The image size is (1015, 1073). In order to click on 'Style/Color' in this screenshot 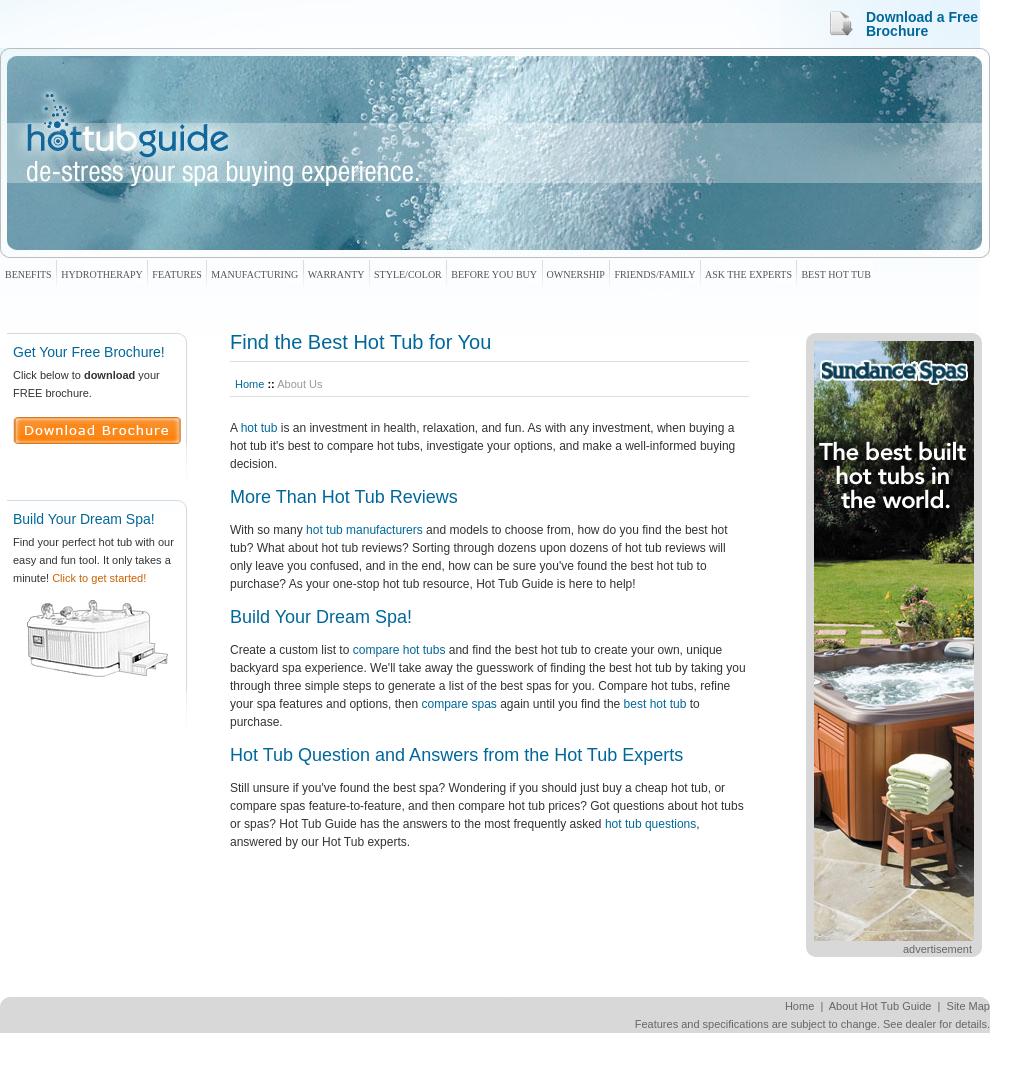, I will do `click(407, 273)`.